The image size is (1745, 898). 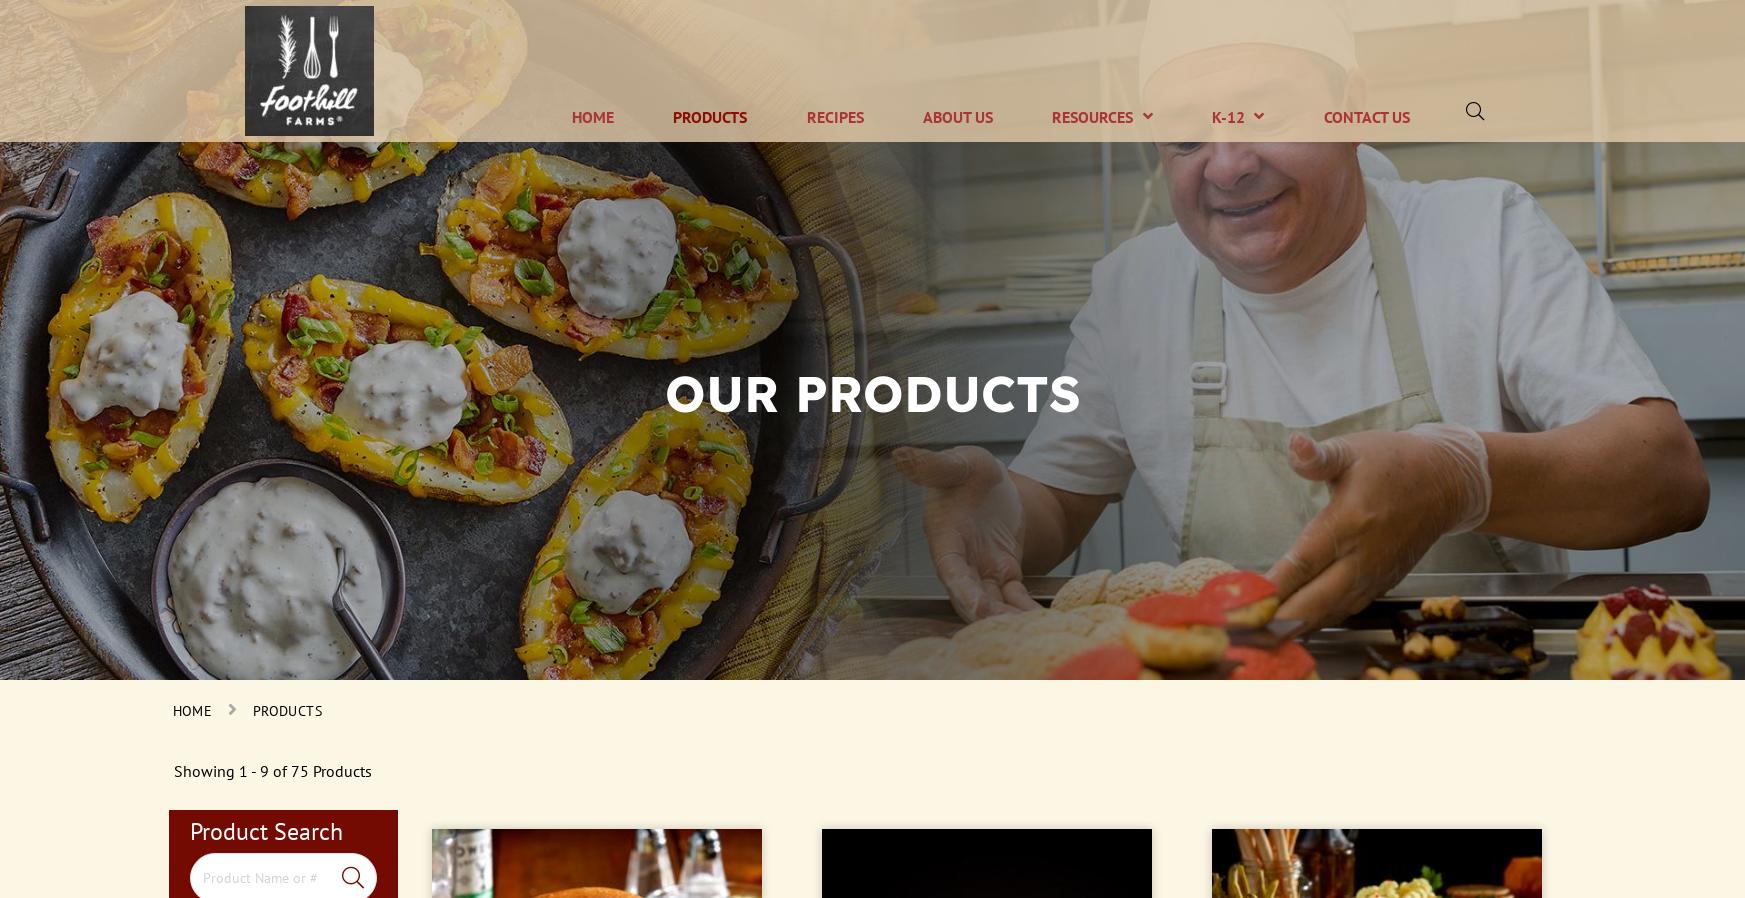 What do you see at coordinates (870, 393) in the screenshot?
I see `'Our Products'` at bounding box center [870, 393].